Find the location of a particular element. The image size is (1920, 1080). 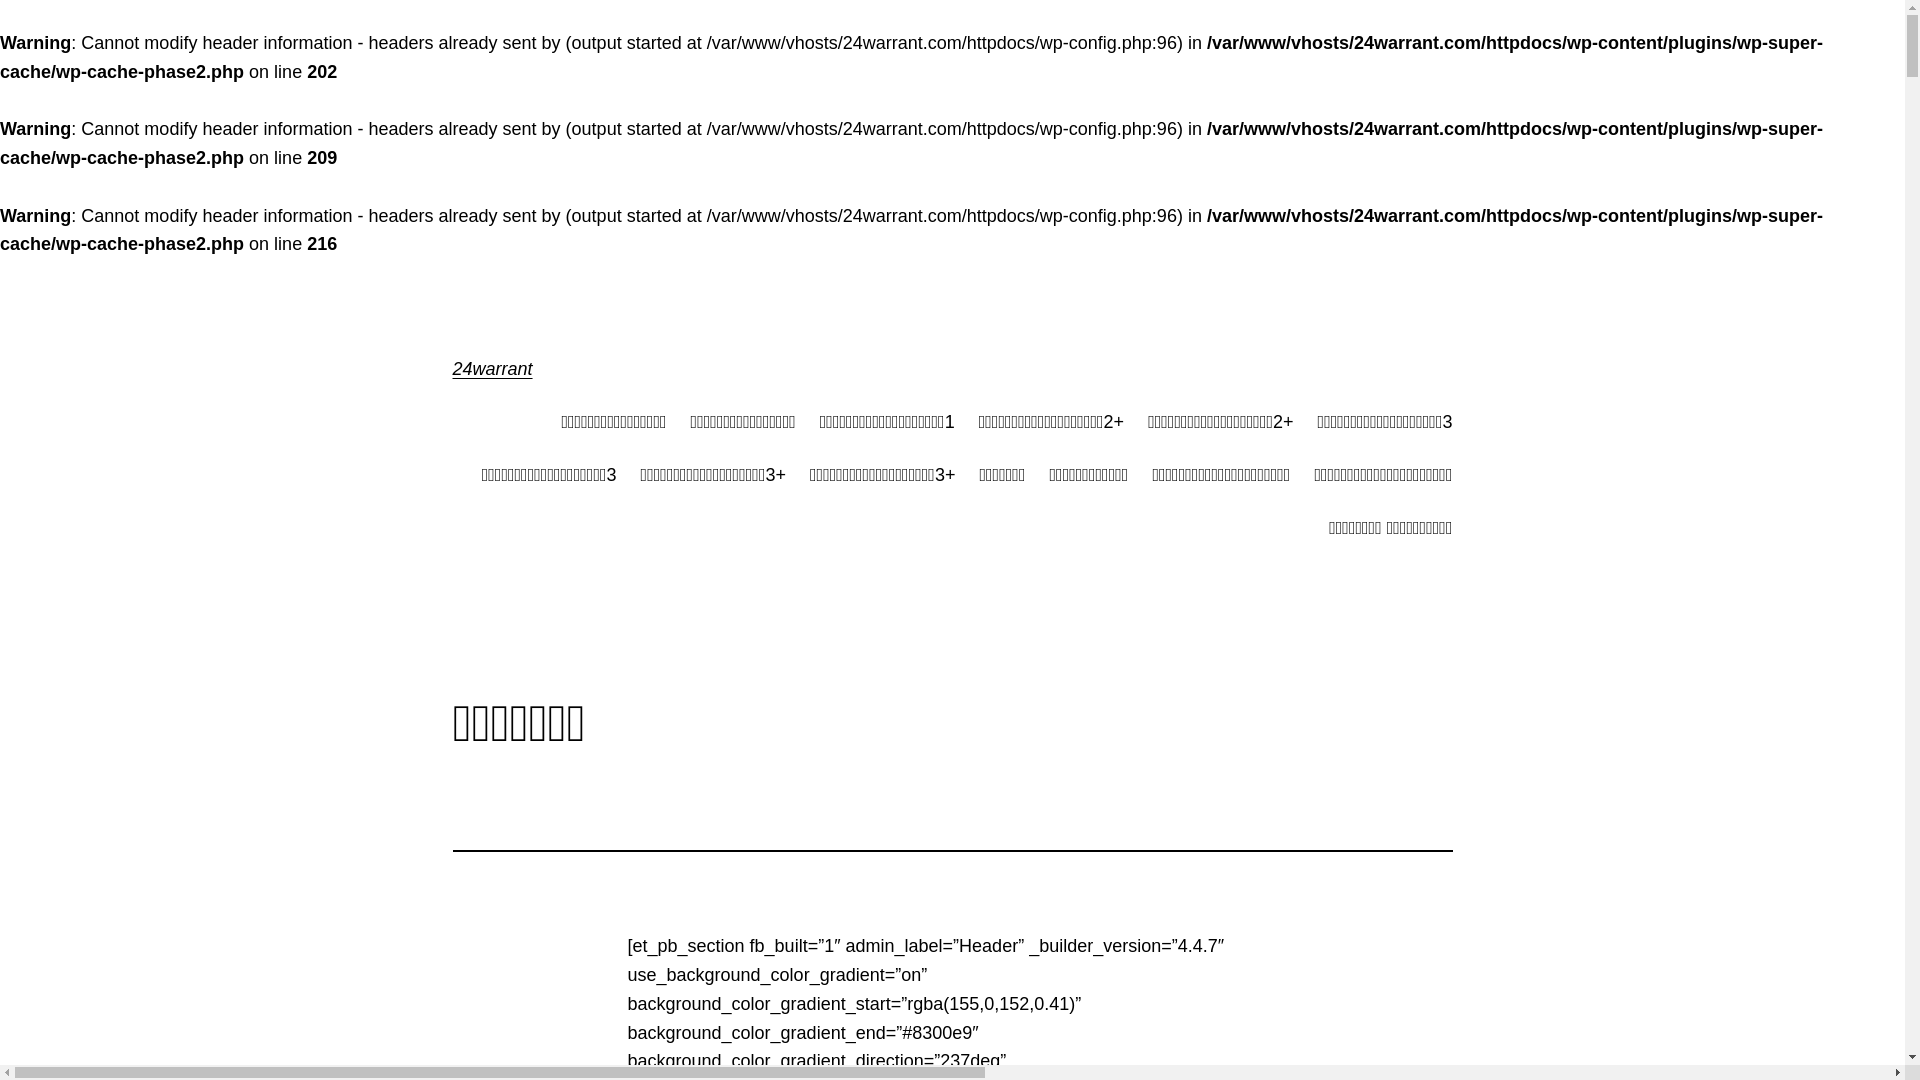

'24warrant' is located at coordinates (450, 369).